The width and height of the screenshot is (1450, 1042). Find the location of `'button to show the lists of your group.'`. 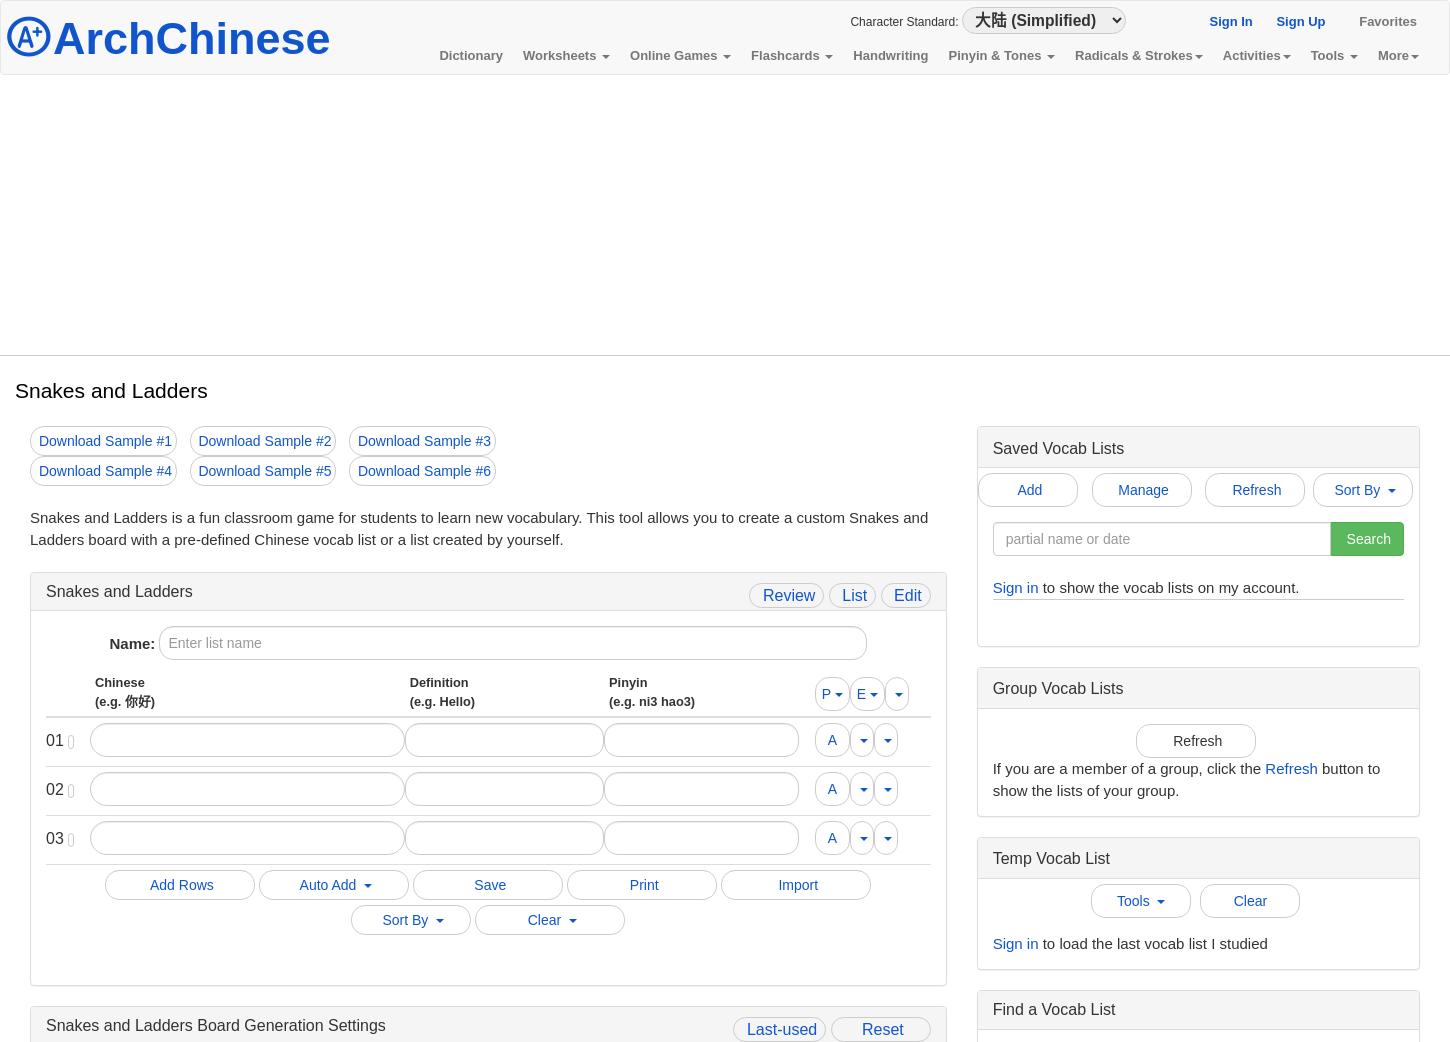

'button to show the lists of your group.' is located at coordinates (1184, 777).